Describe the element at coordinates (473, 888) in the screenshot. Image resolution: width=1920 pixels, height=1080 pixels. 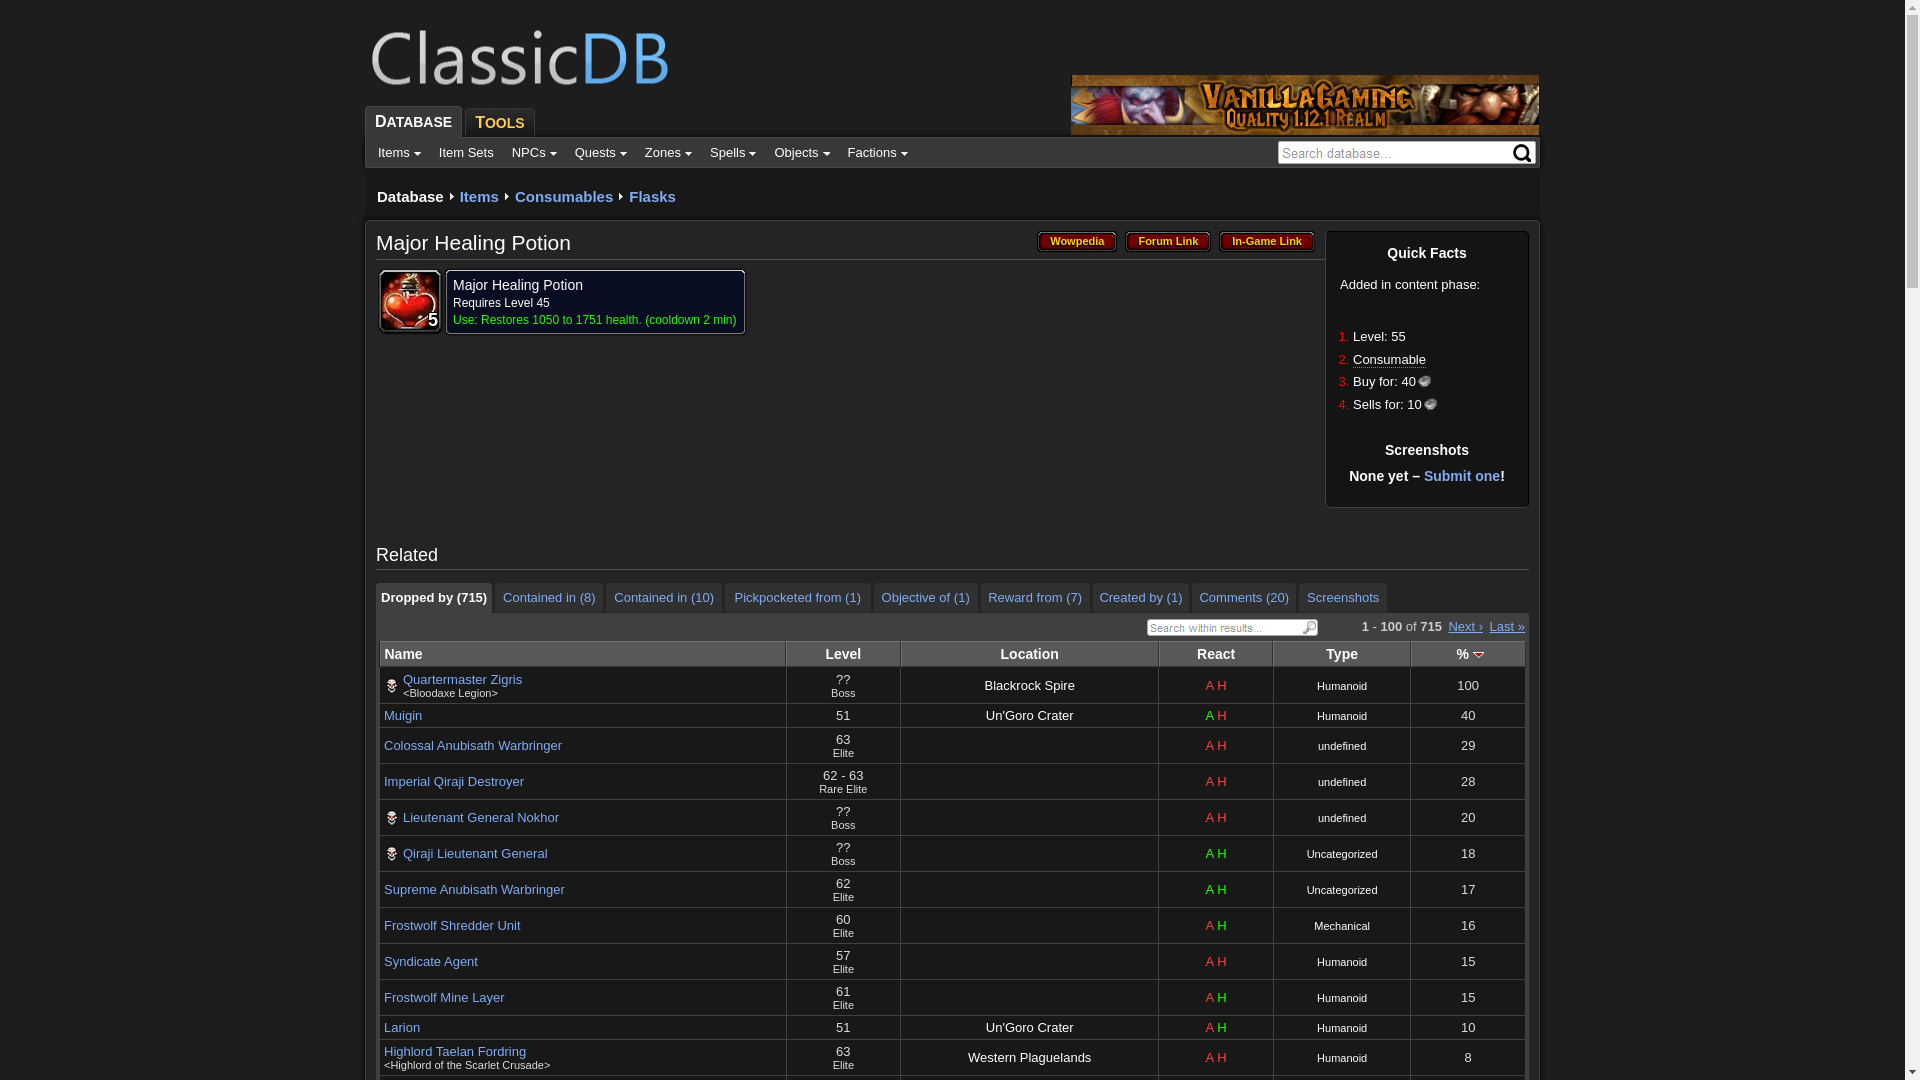
I see `'Supreme Anubisath Warbringer'` at that location.